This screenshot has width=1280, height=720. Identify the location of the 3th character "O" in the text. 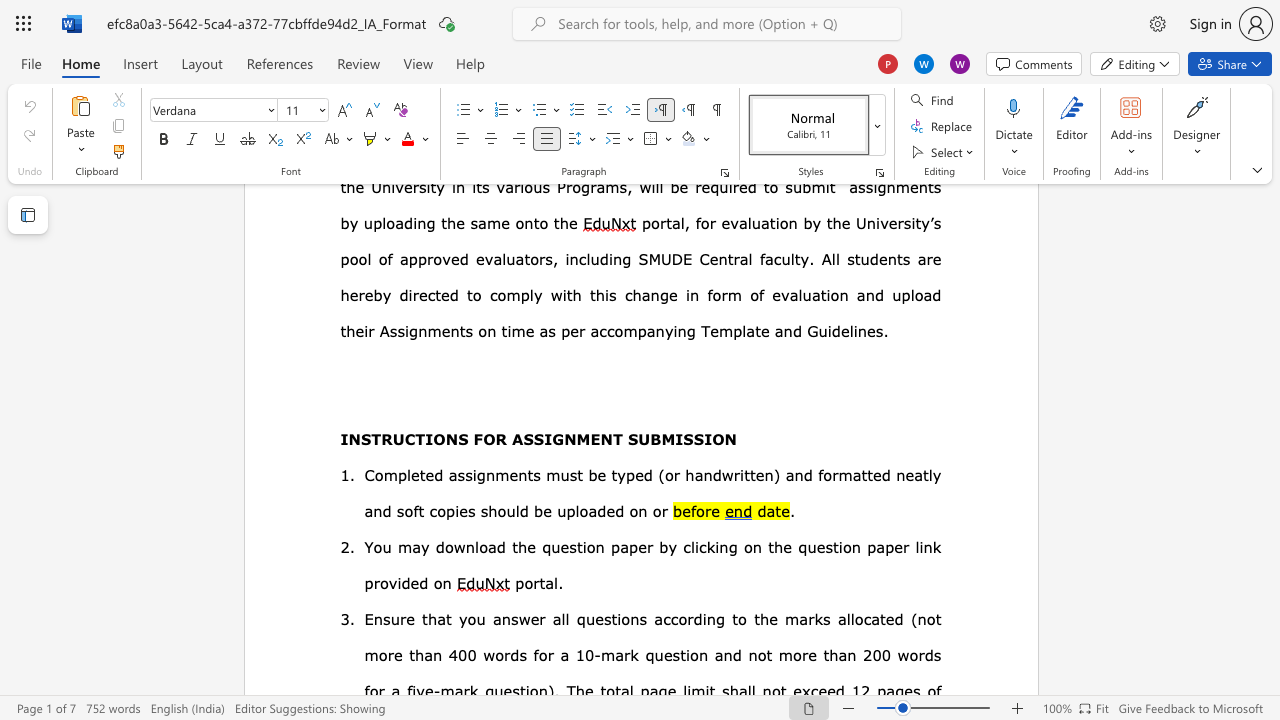
(718, 437).